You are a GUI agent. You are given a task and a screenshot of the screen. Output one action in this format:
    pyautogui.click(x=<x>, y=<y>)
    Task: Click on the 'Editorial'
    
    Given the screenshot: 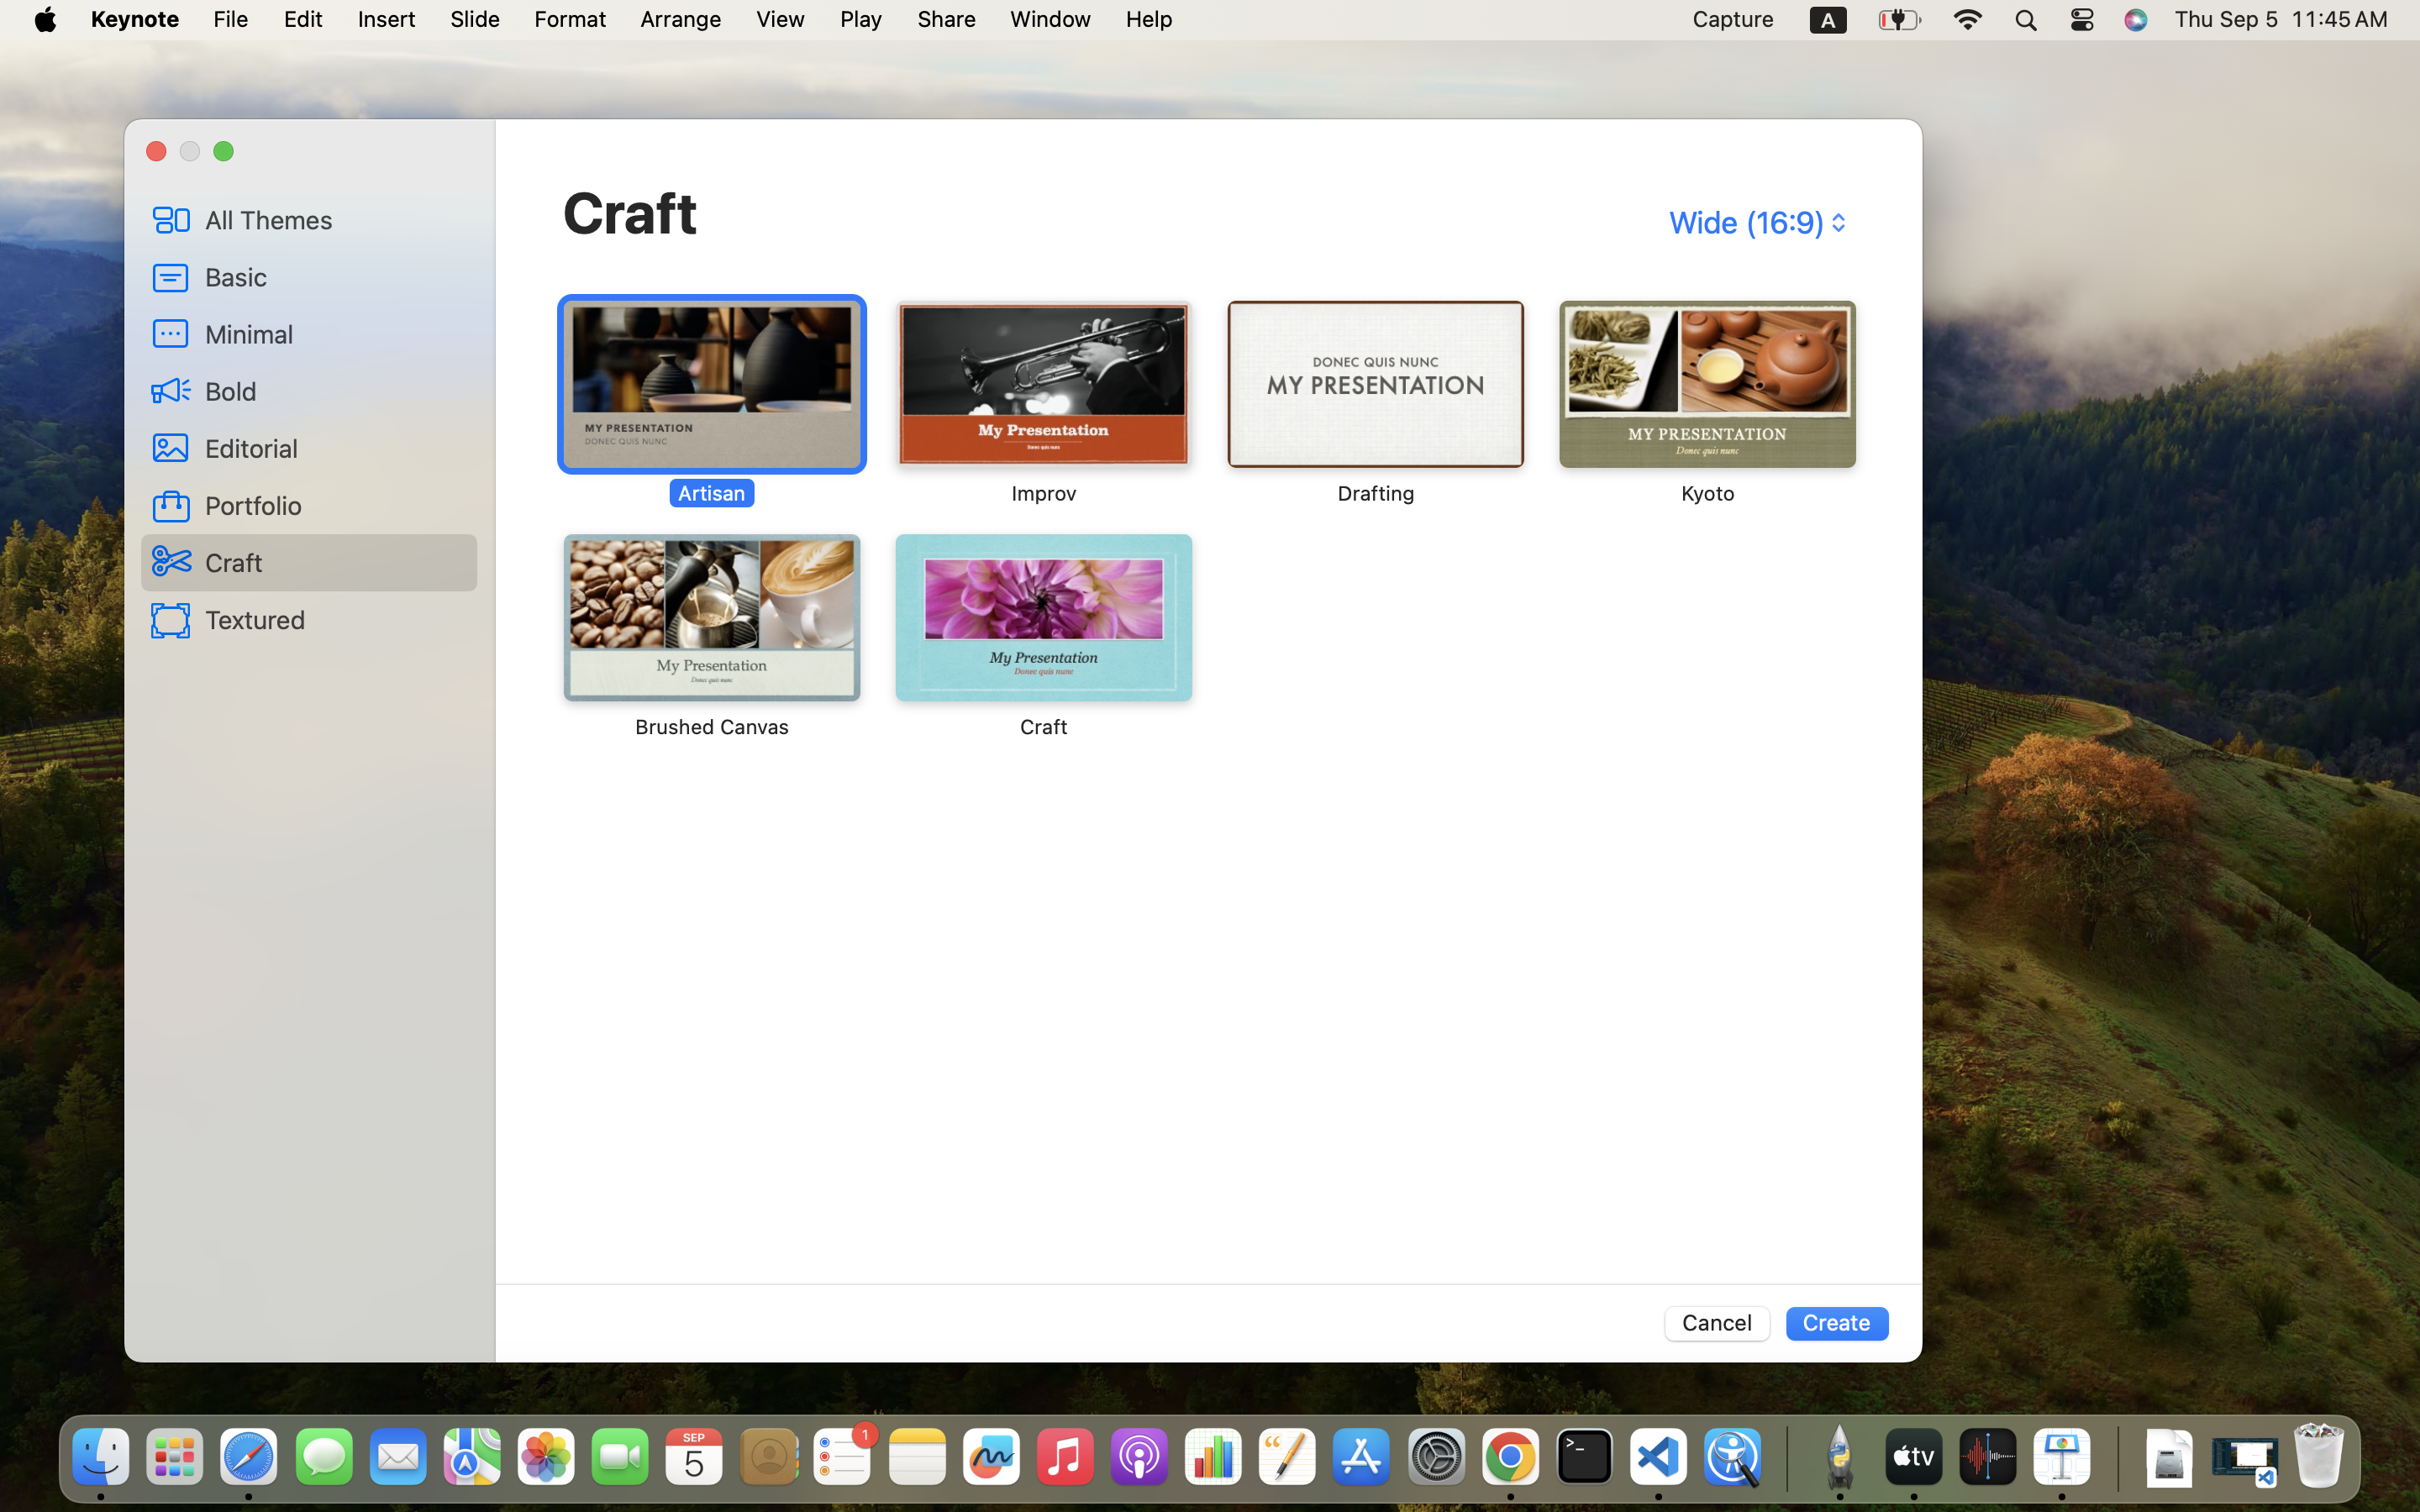 What is the action you would take?
    pyautogui.click(x=334, y=447)
    